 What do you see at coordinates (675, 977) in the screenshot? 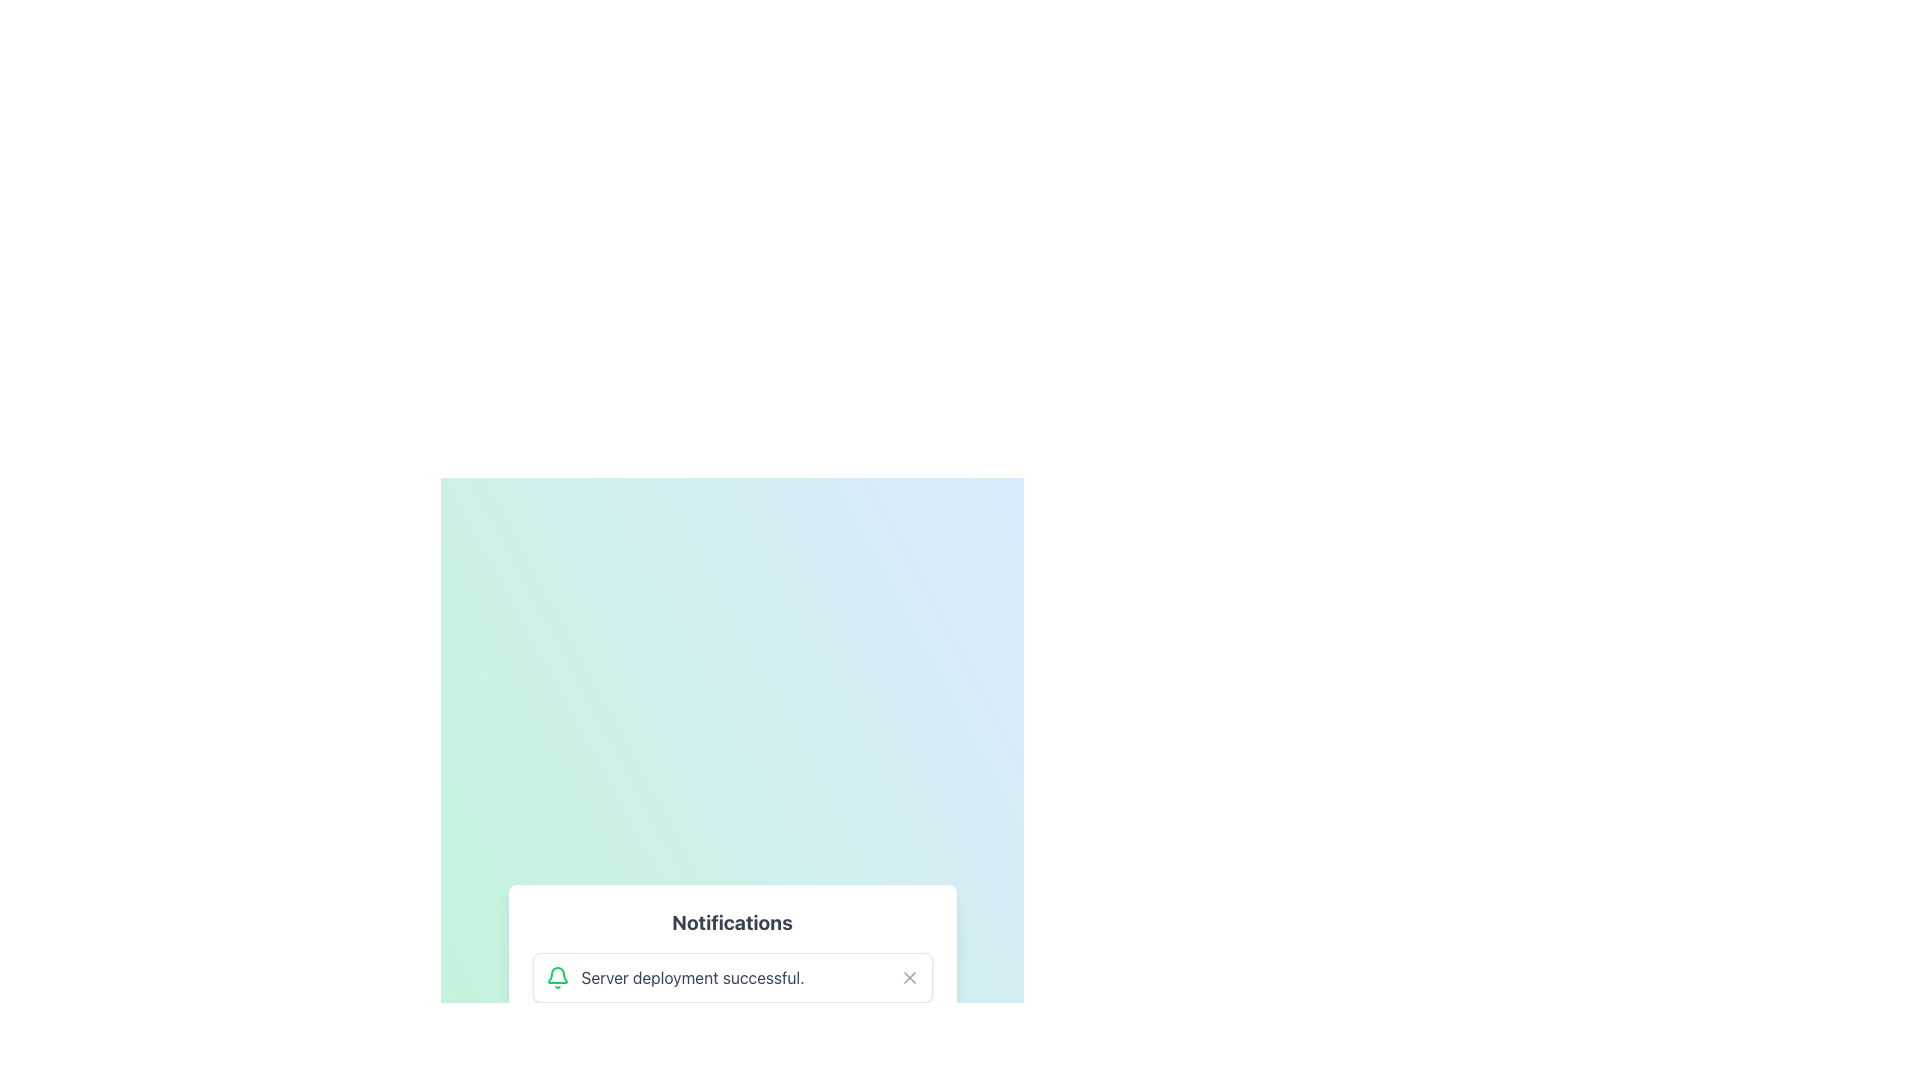
I see `the notification message that reads 'Server deployment successful.' which is accompanied by a green bell icon, located at the bottom center of the interface` at bounding box center [675, 977].